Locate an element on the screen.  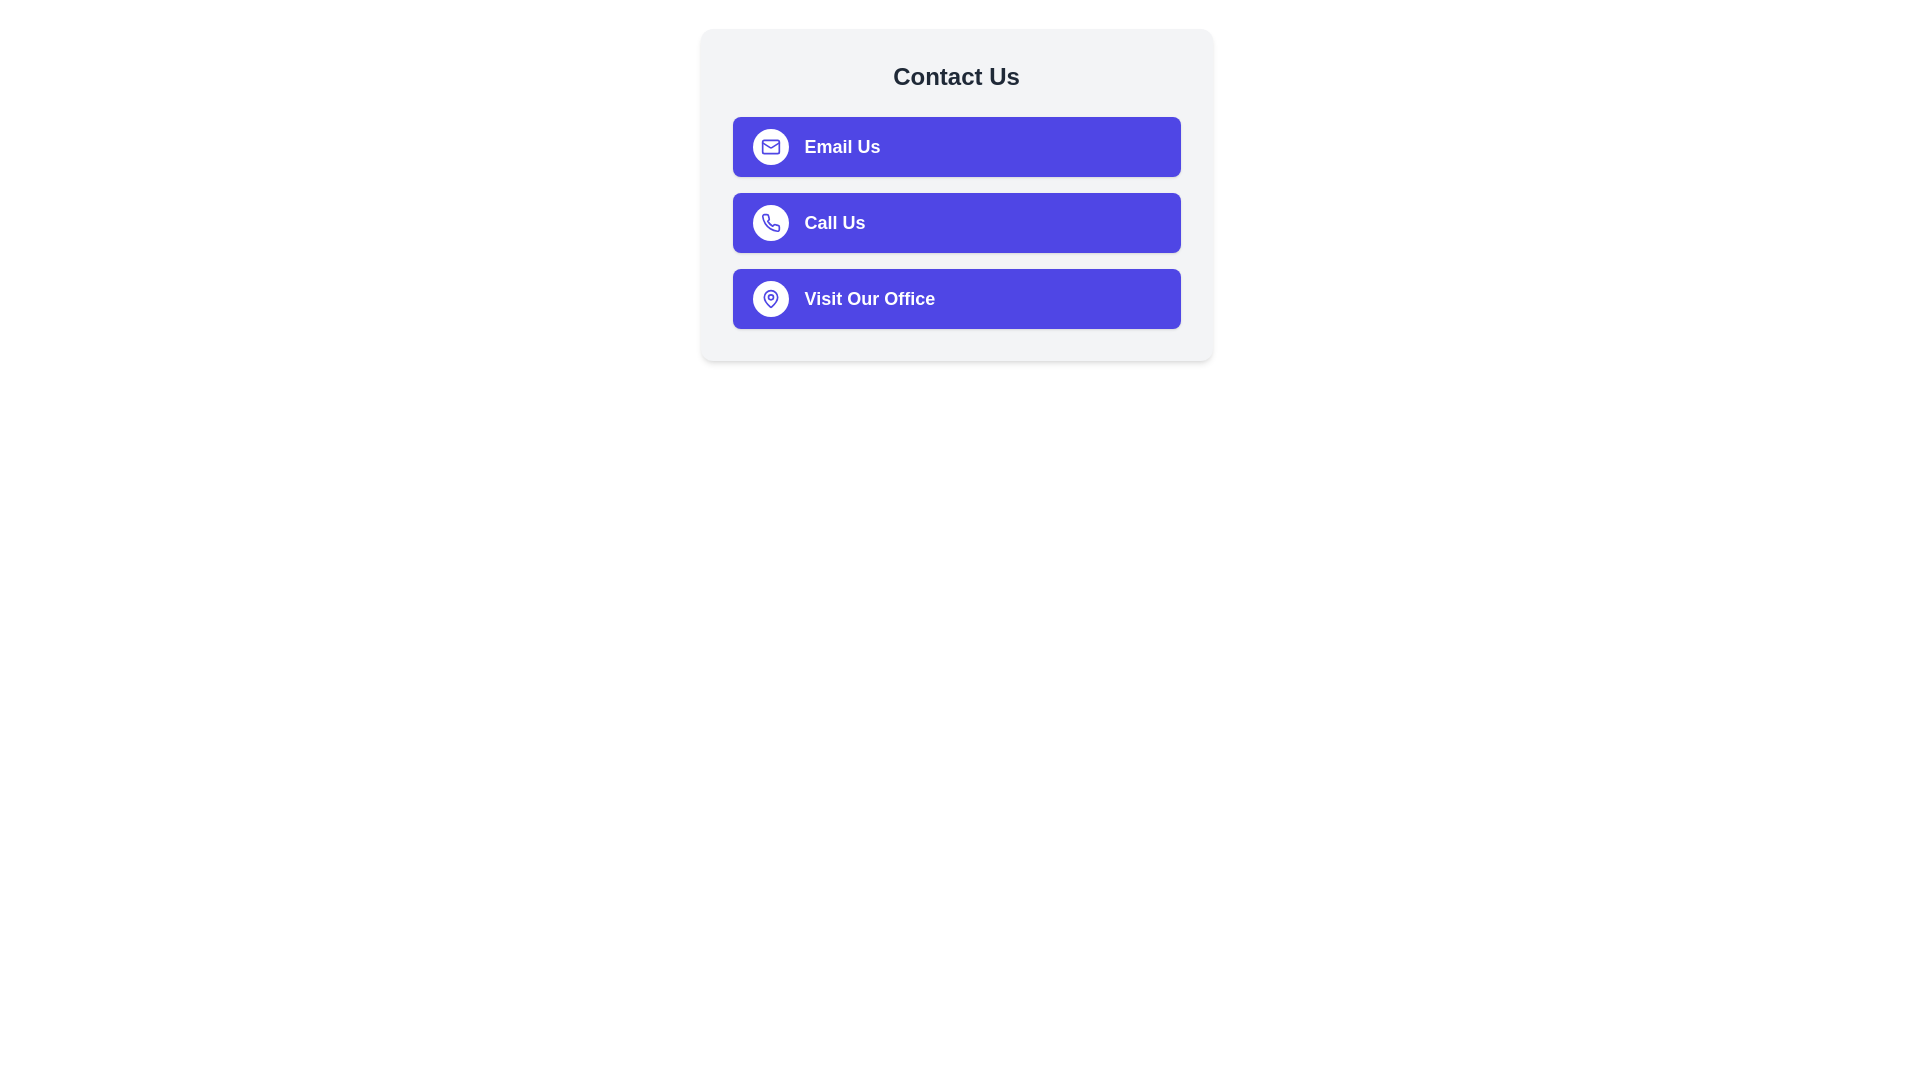
the main text label of the second button that identifies the button's purpose to contact a phone service is located at coordinates (835, 223).